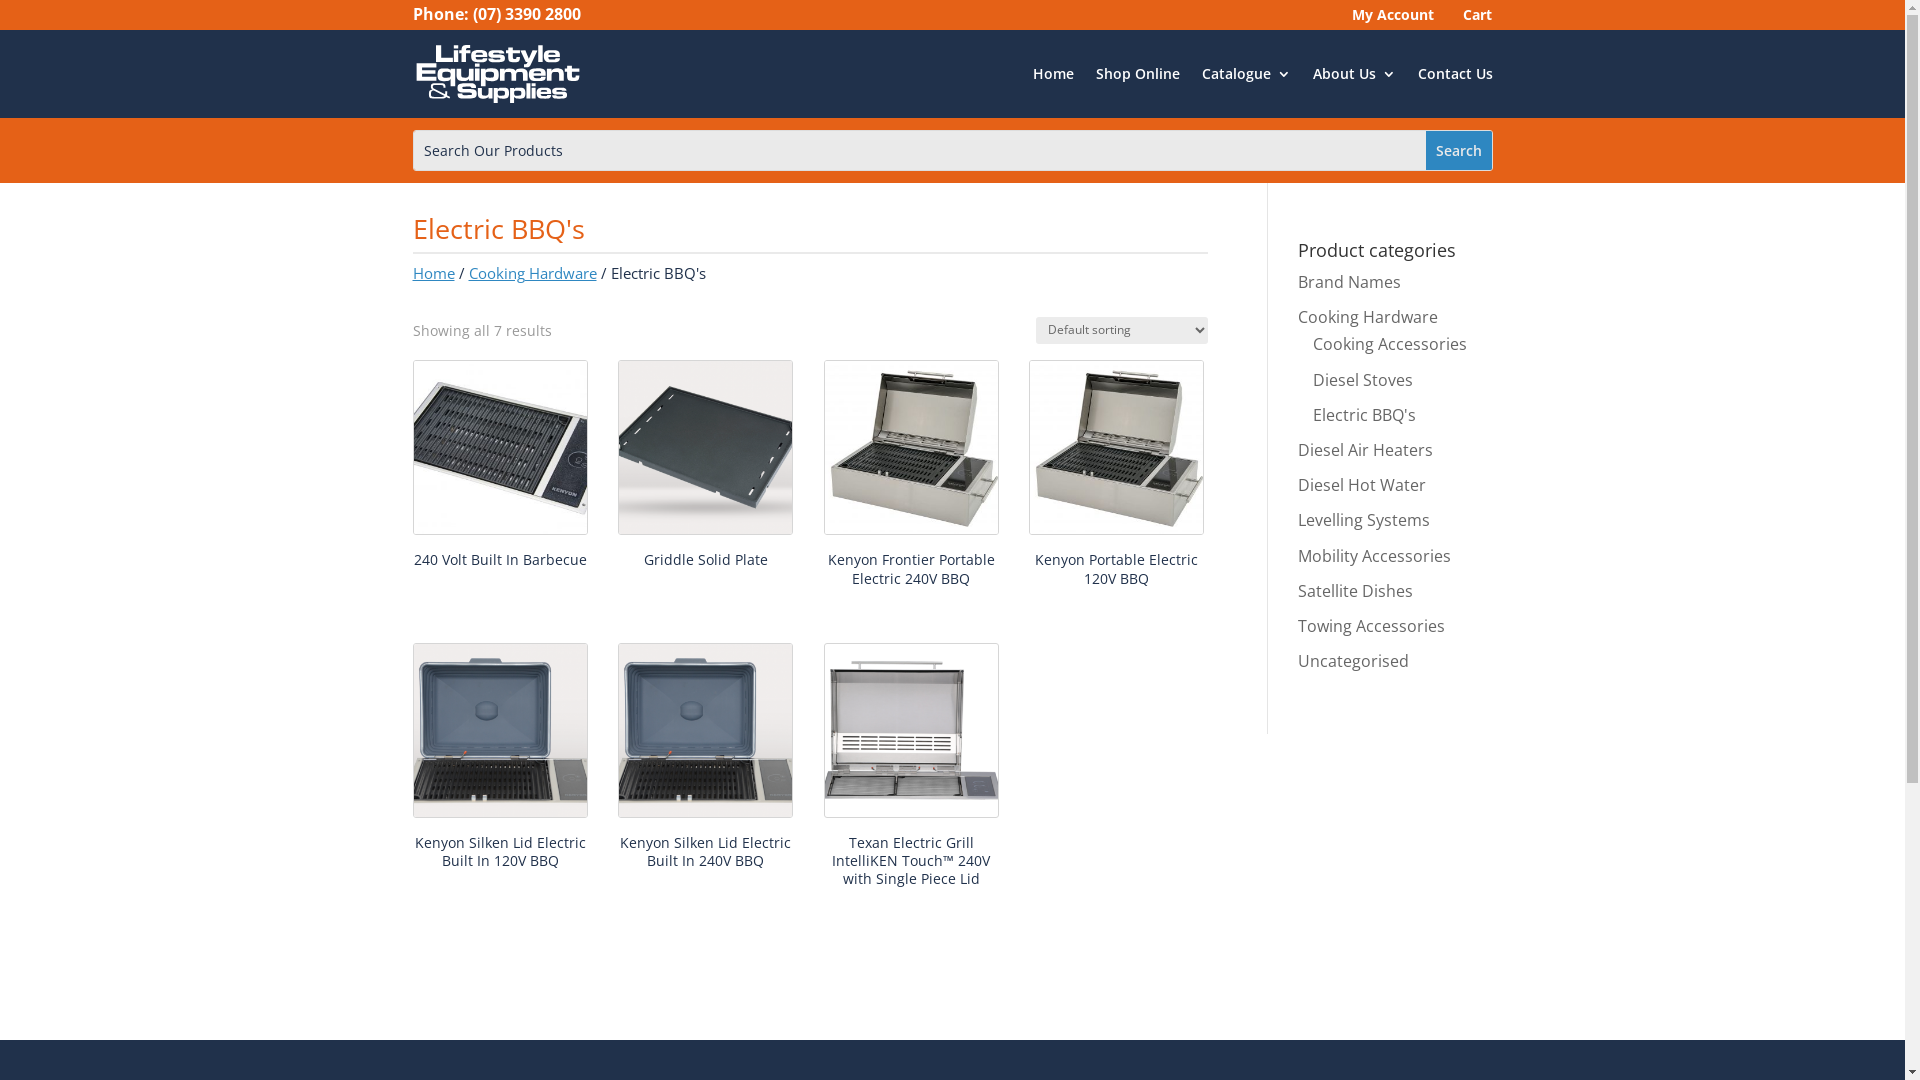 The height and width of the screenshot is (1080, 1920). What do you see at coordinates (1389, 342) in the screenshot?
I see `'Cooking Accessories'` at bounding box center [1389, 342].